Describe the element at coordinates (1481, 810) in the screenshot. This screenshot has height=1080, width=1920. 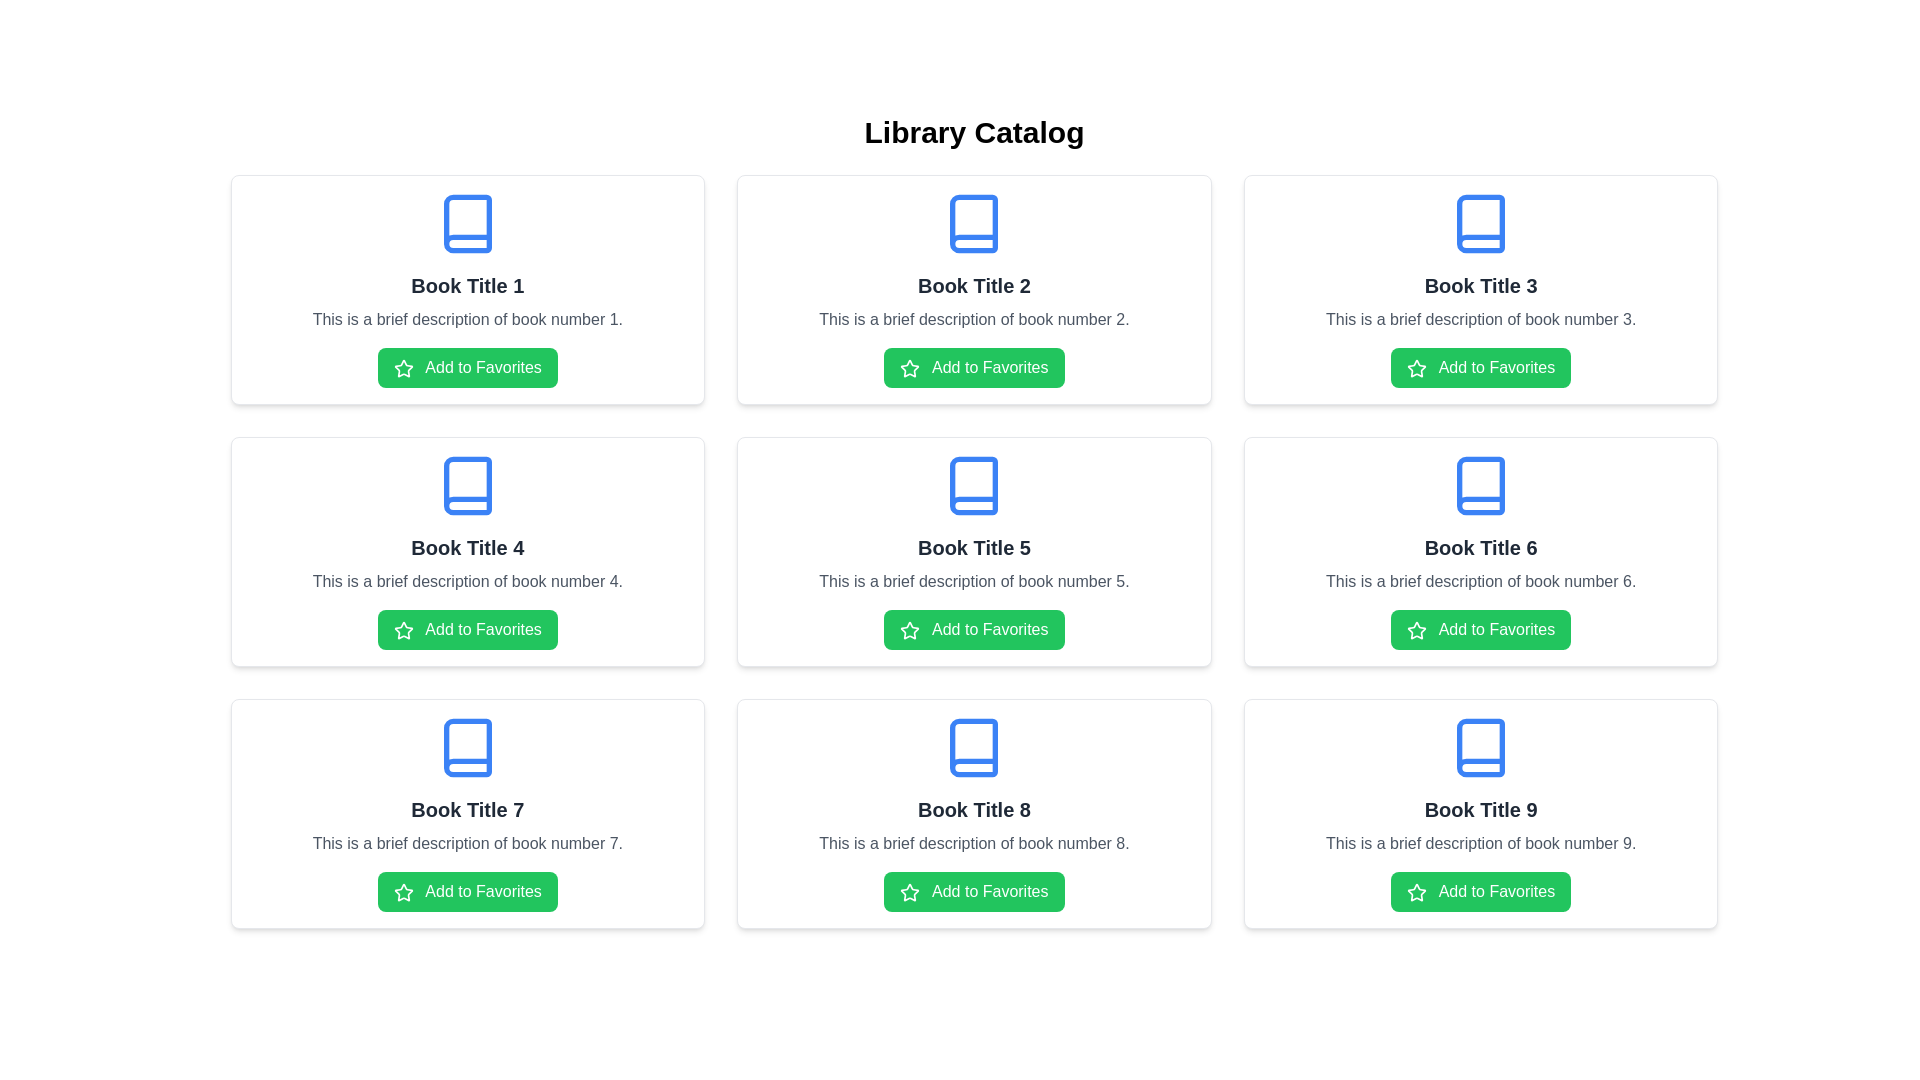
I see `the textual title displaying 'Book Title 9', which is styled with a bold font and located in the bottom-right corner of a 3x3 grid of book cards` at that location.